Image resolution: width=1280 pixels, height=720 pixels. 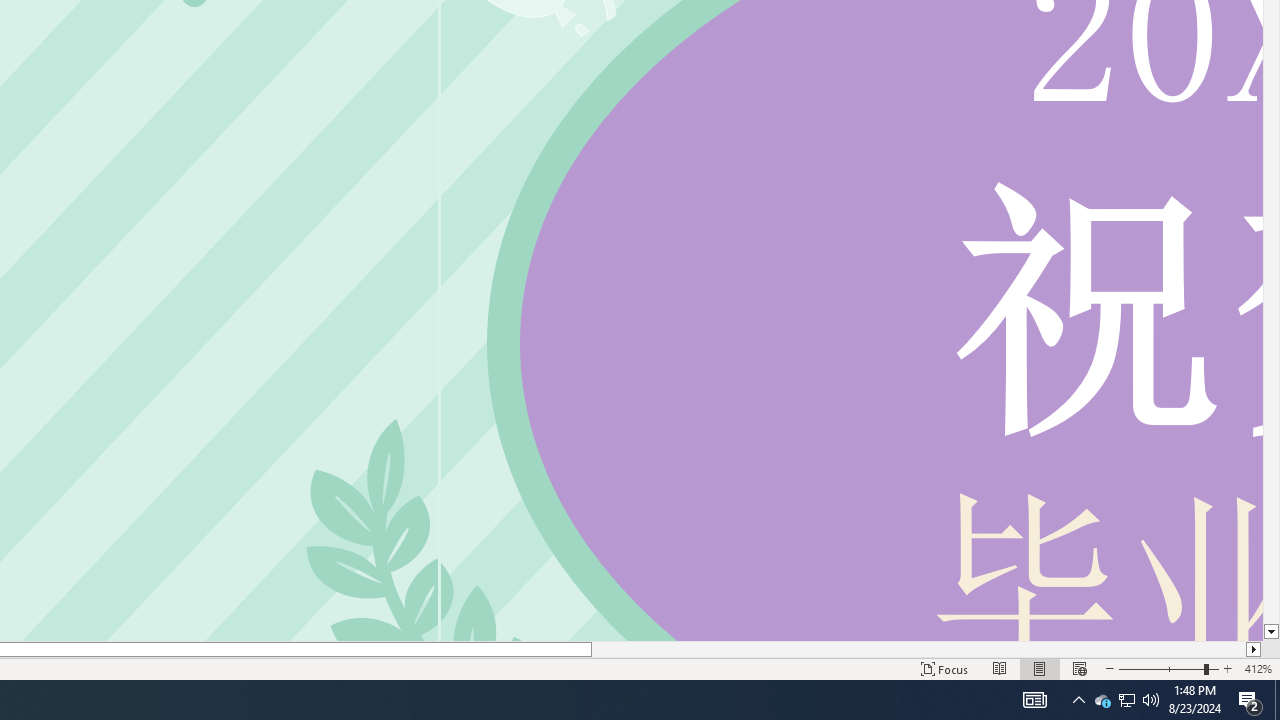 I want to click on 'Zoom', so click(x=1168, y=669).